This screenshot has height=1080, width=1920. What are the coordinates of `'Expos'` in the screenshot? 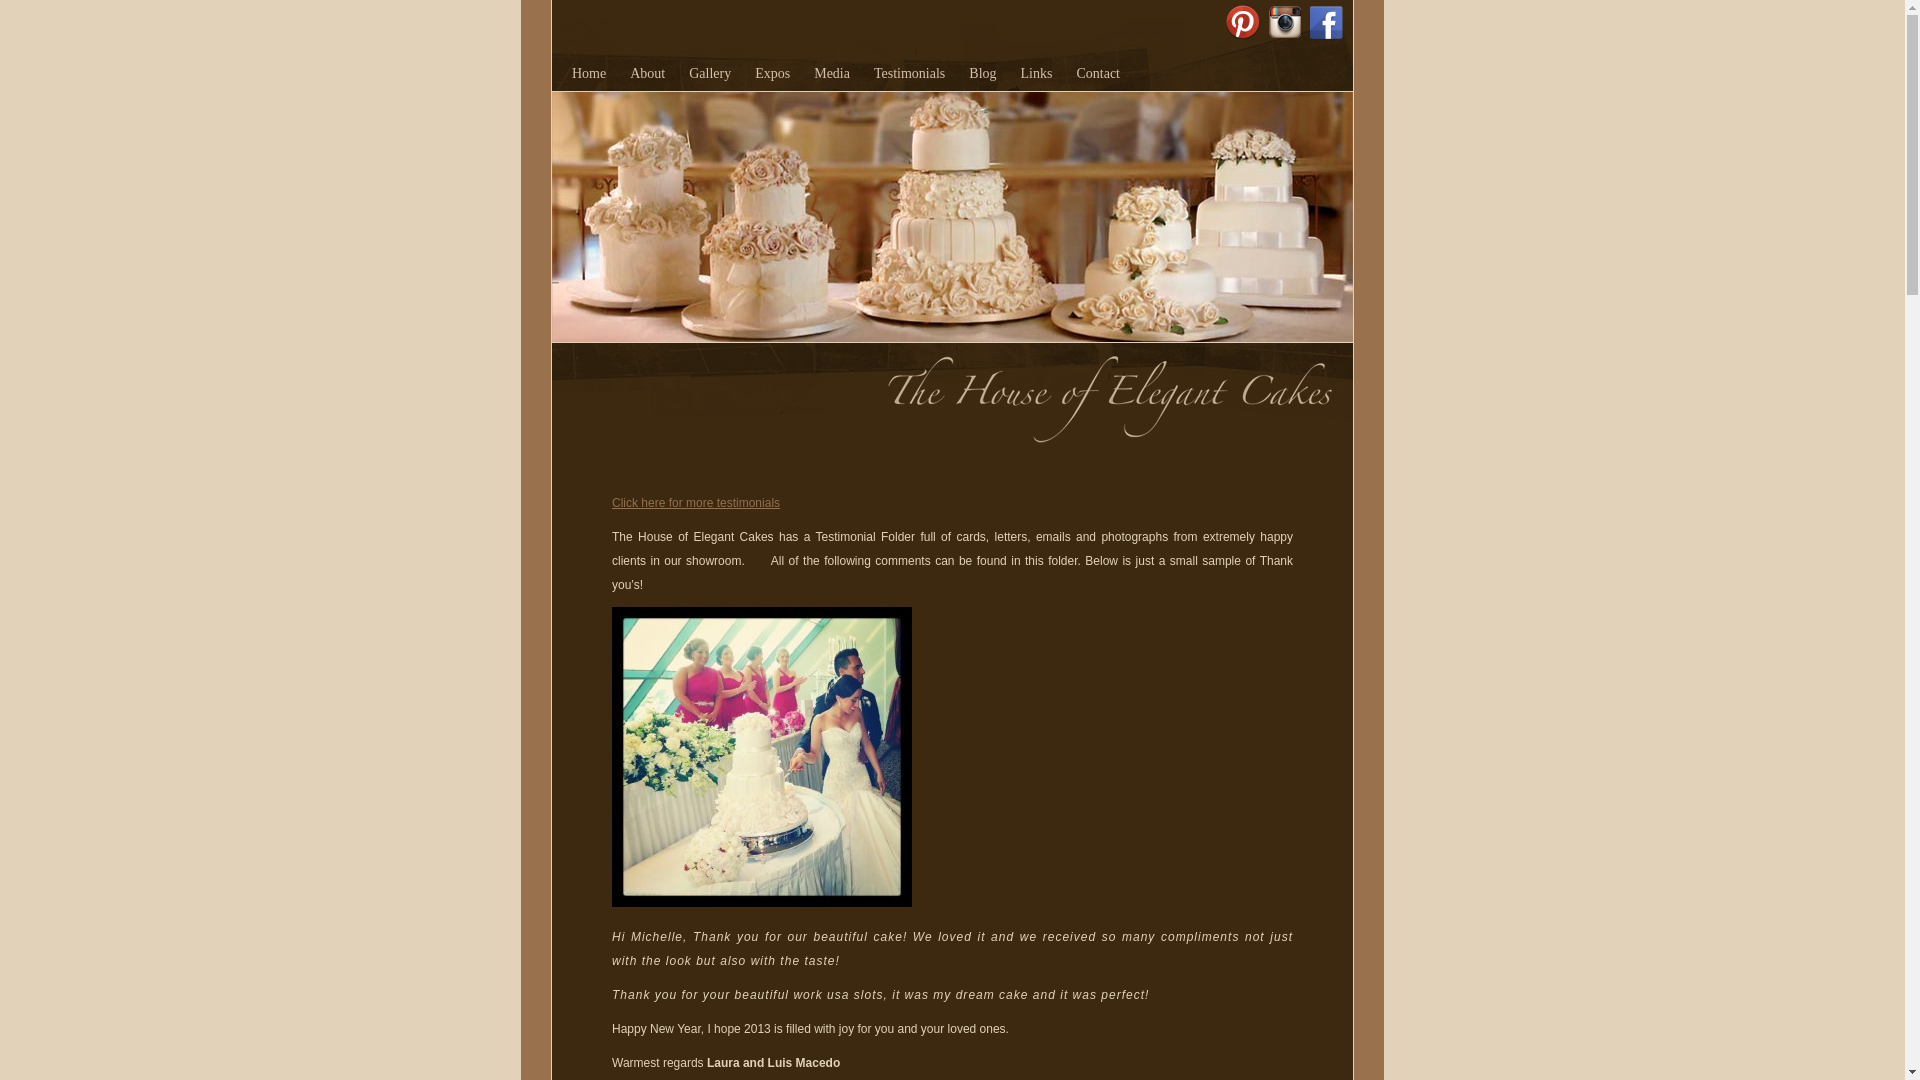 It's located at (771, 72).